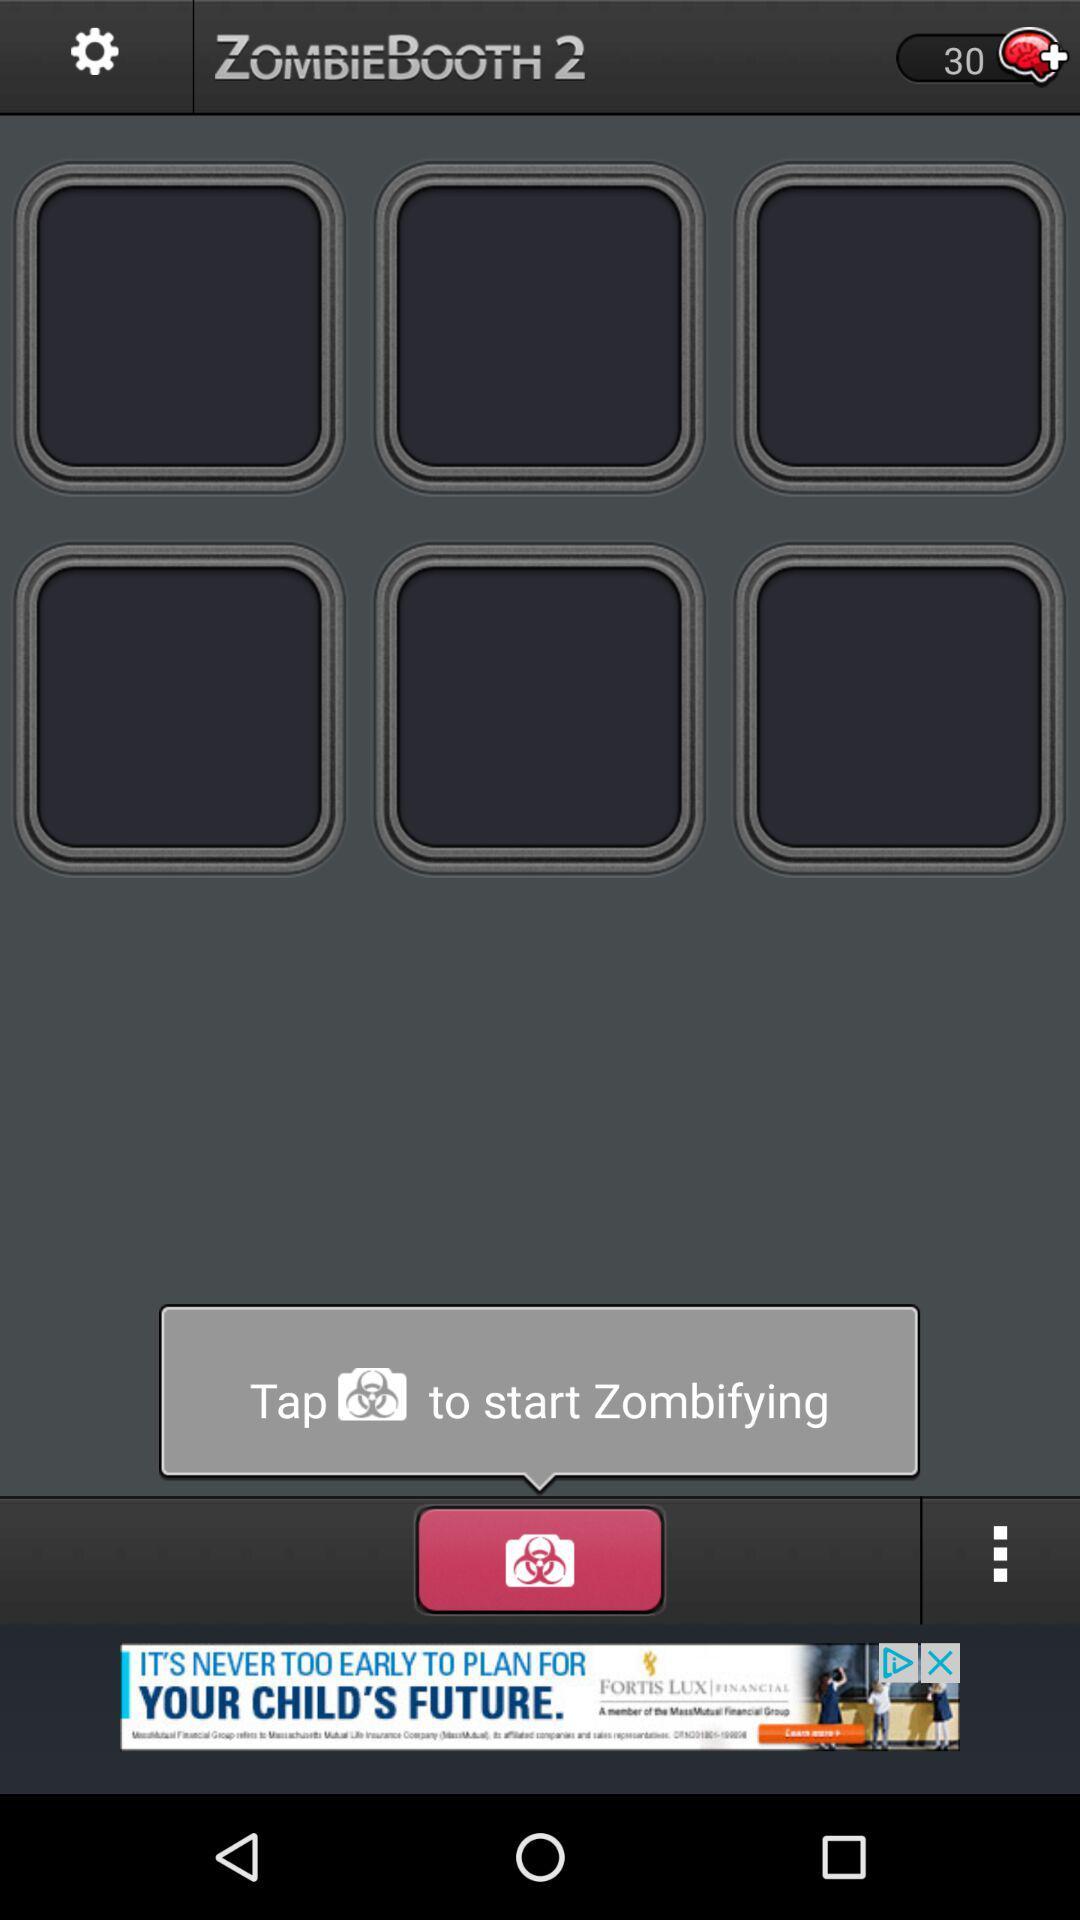  Describe the element at coordinates (538, 1399) in the screenshot. I see `start tab` at that location.